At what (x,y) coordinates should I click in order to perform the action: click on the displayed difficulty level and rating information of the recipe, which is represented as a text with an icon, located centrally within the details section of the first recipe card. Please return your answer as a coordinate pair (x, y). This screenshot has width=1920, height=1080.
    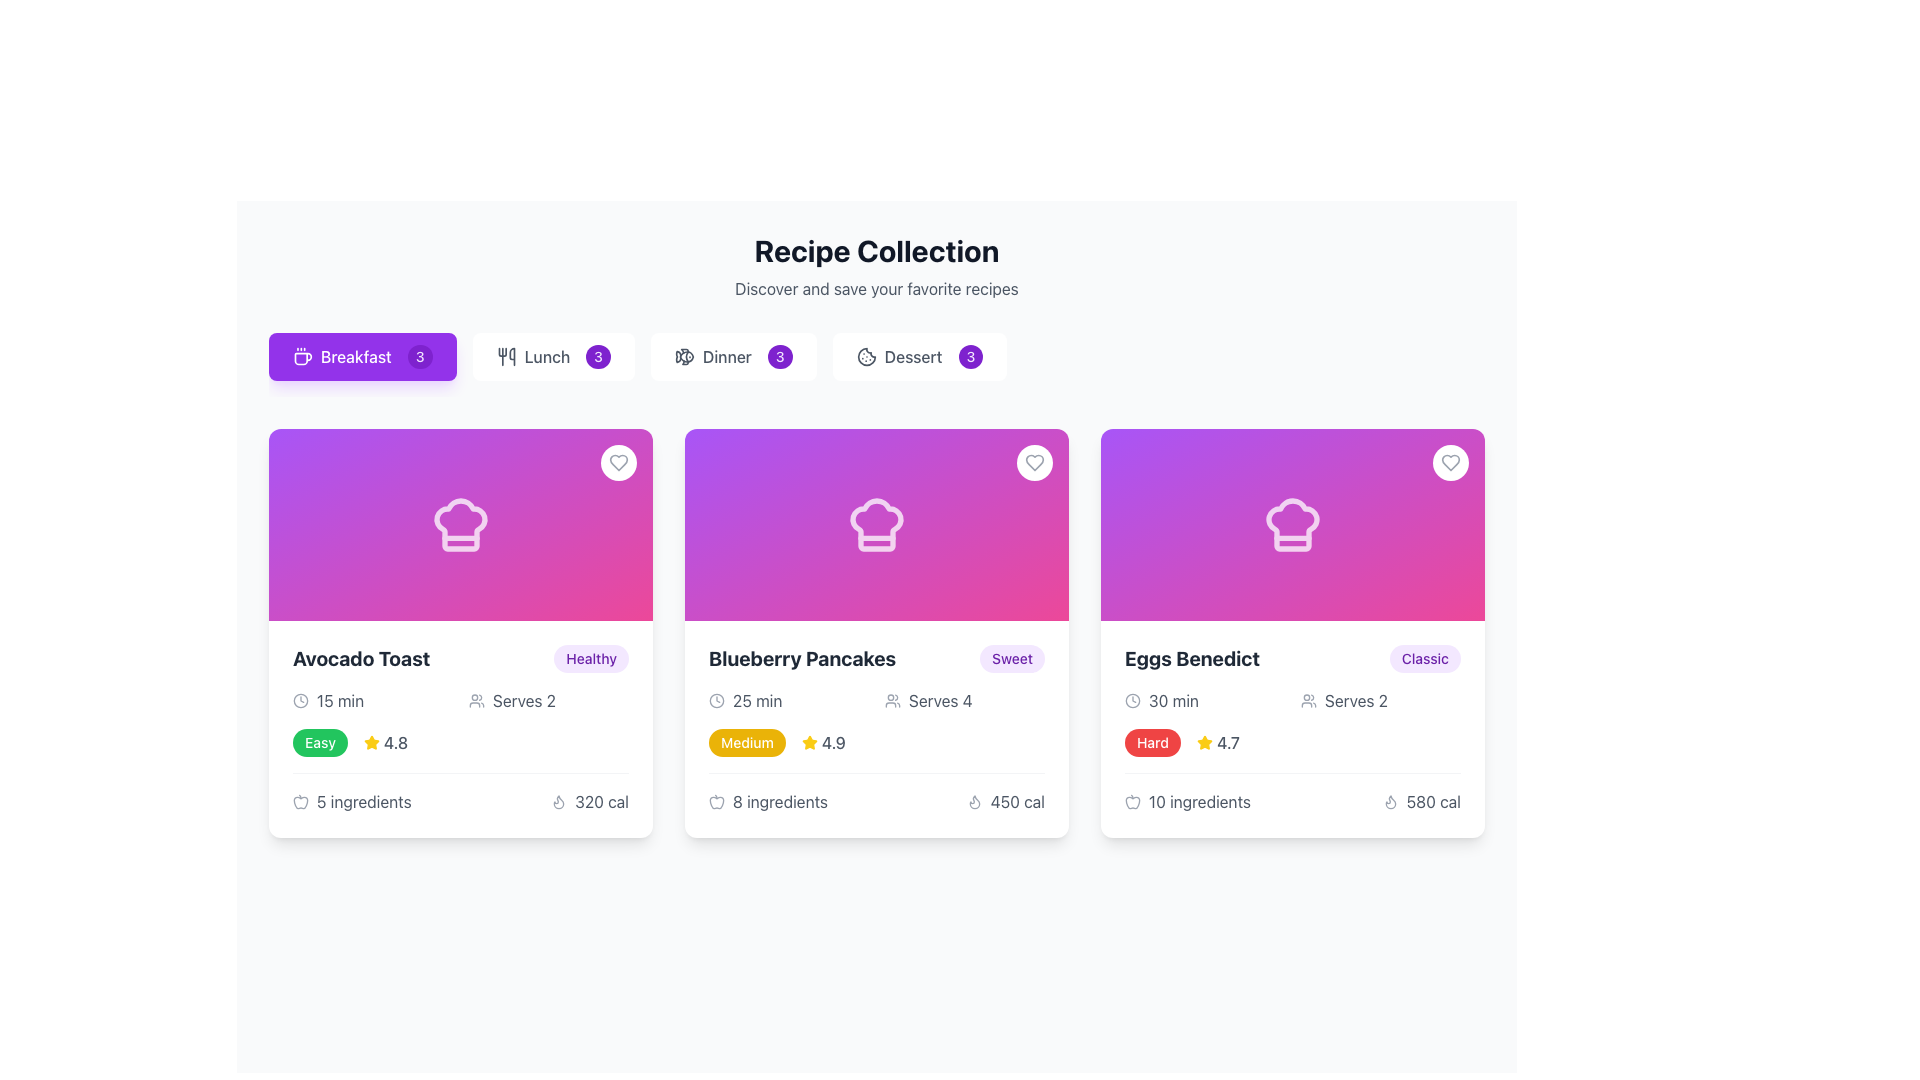
    Looking at the image, I should click on (459, 743).